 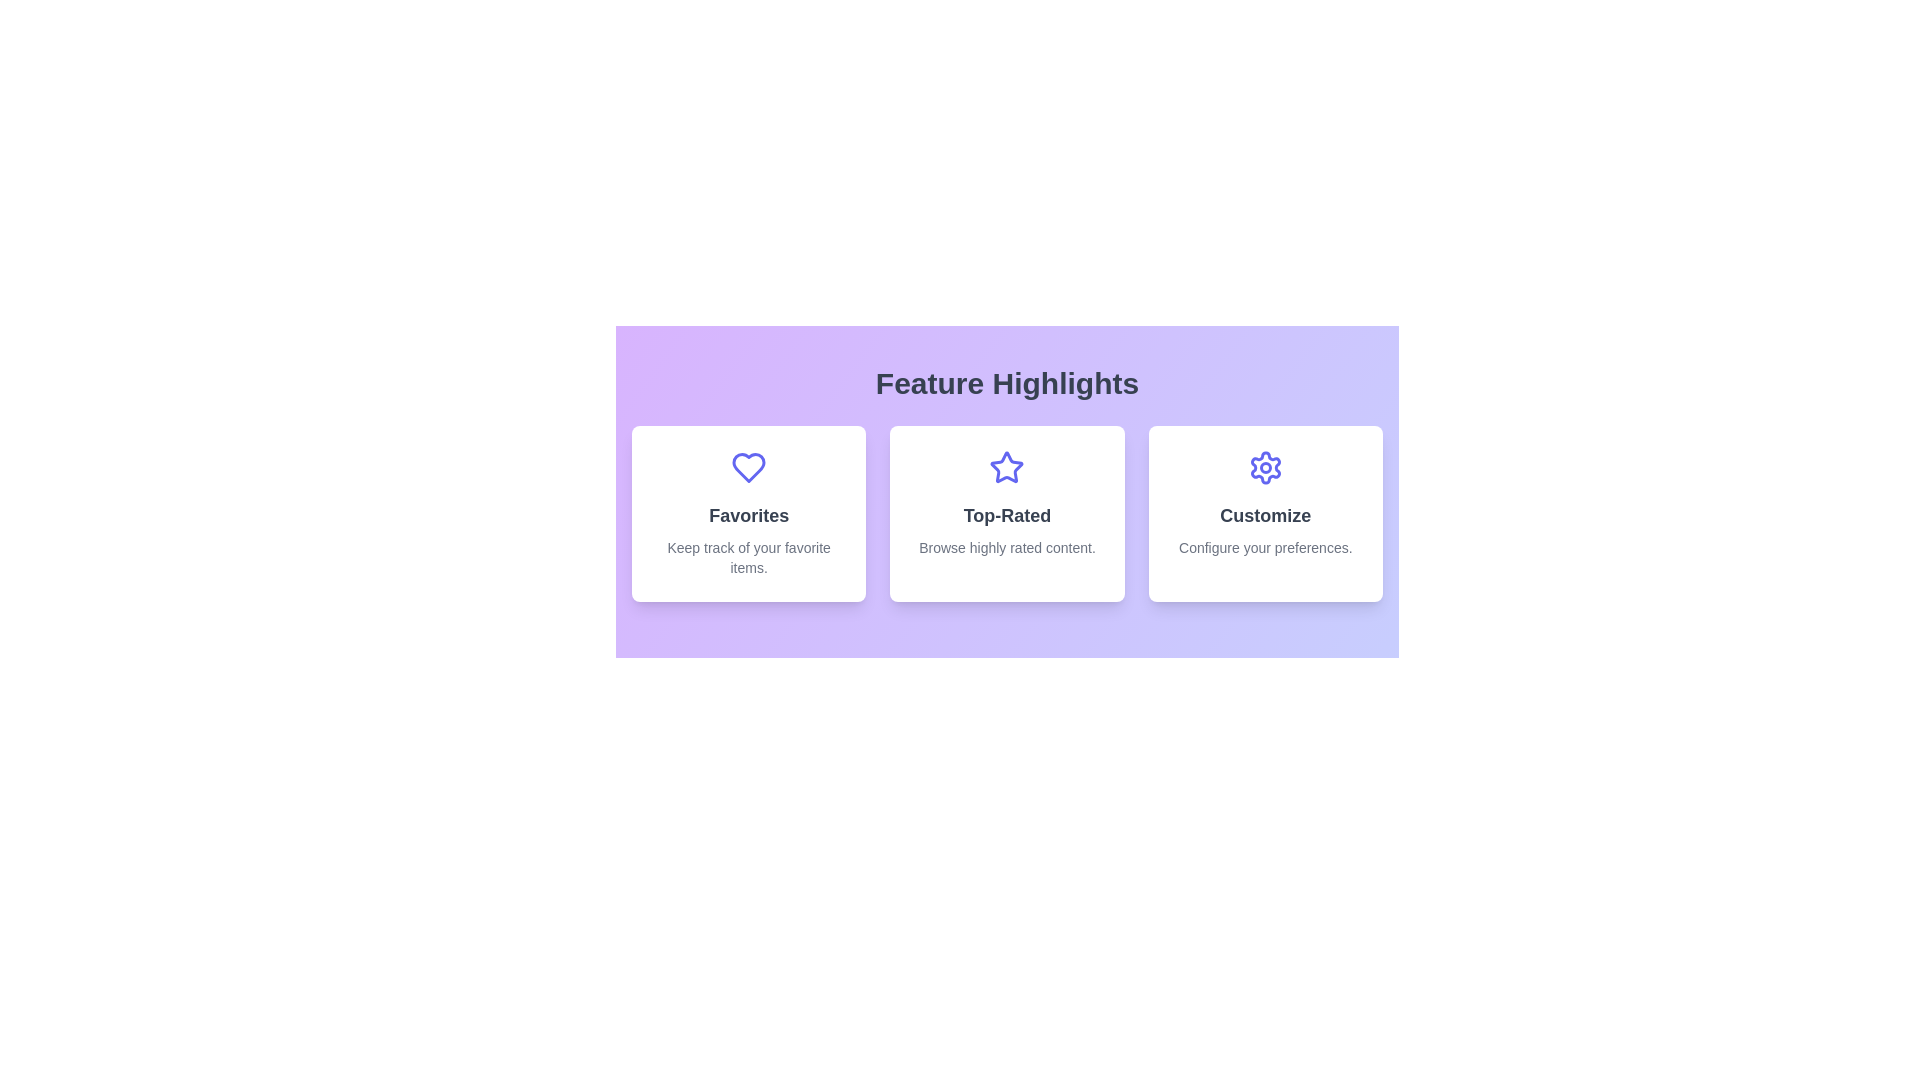 What do you see at coordinates (1264, 467) in the screenshot?
I see `the gear-shaped icon located in the 'Customize' section` at bounding box center [1264, 467].